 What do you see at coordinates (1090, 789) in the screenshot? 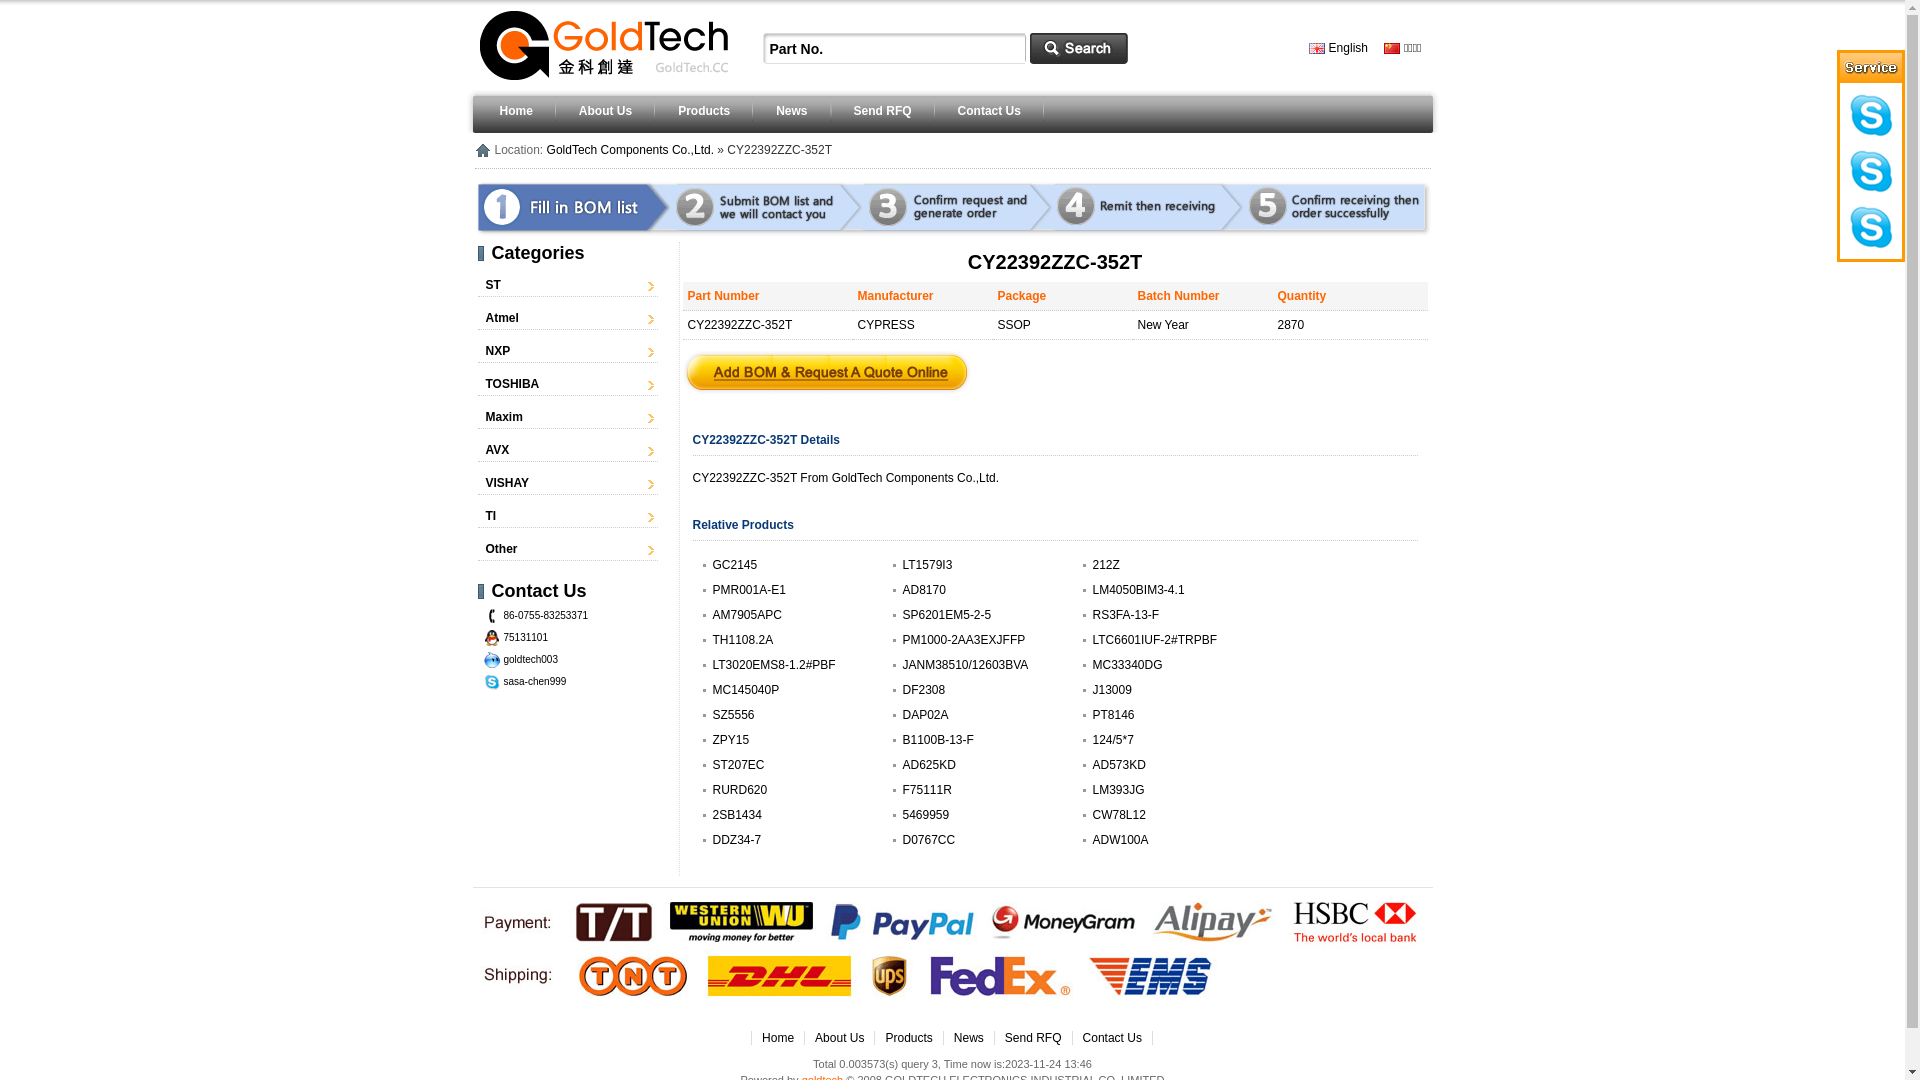
I see `'LM393JG'` at bounding box center [1090, 789].